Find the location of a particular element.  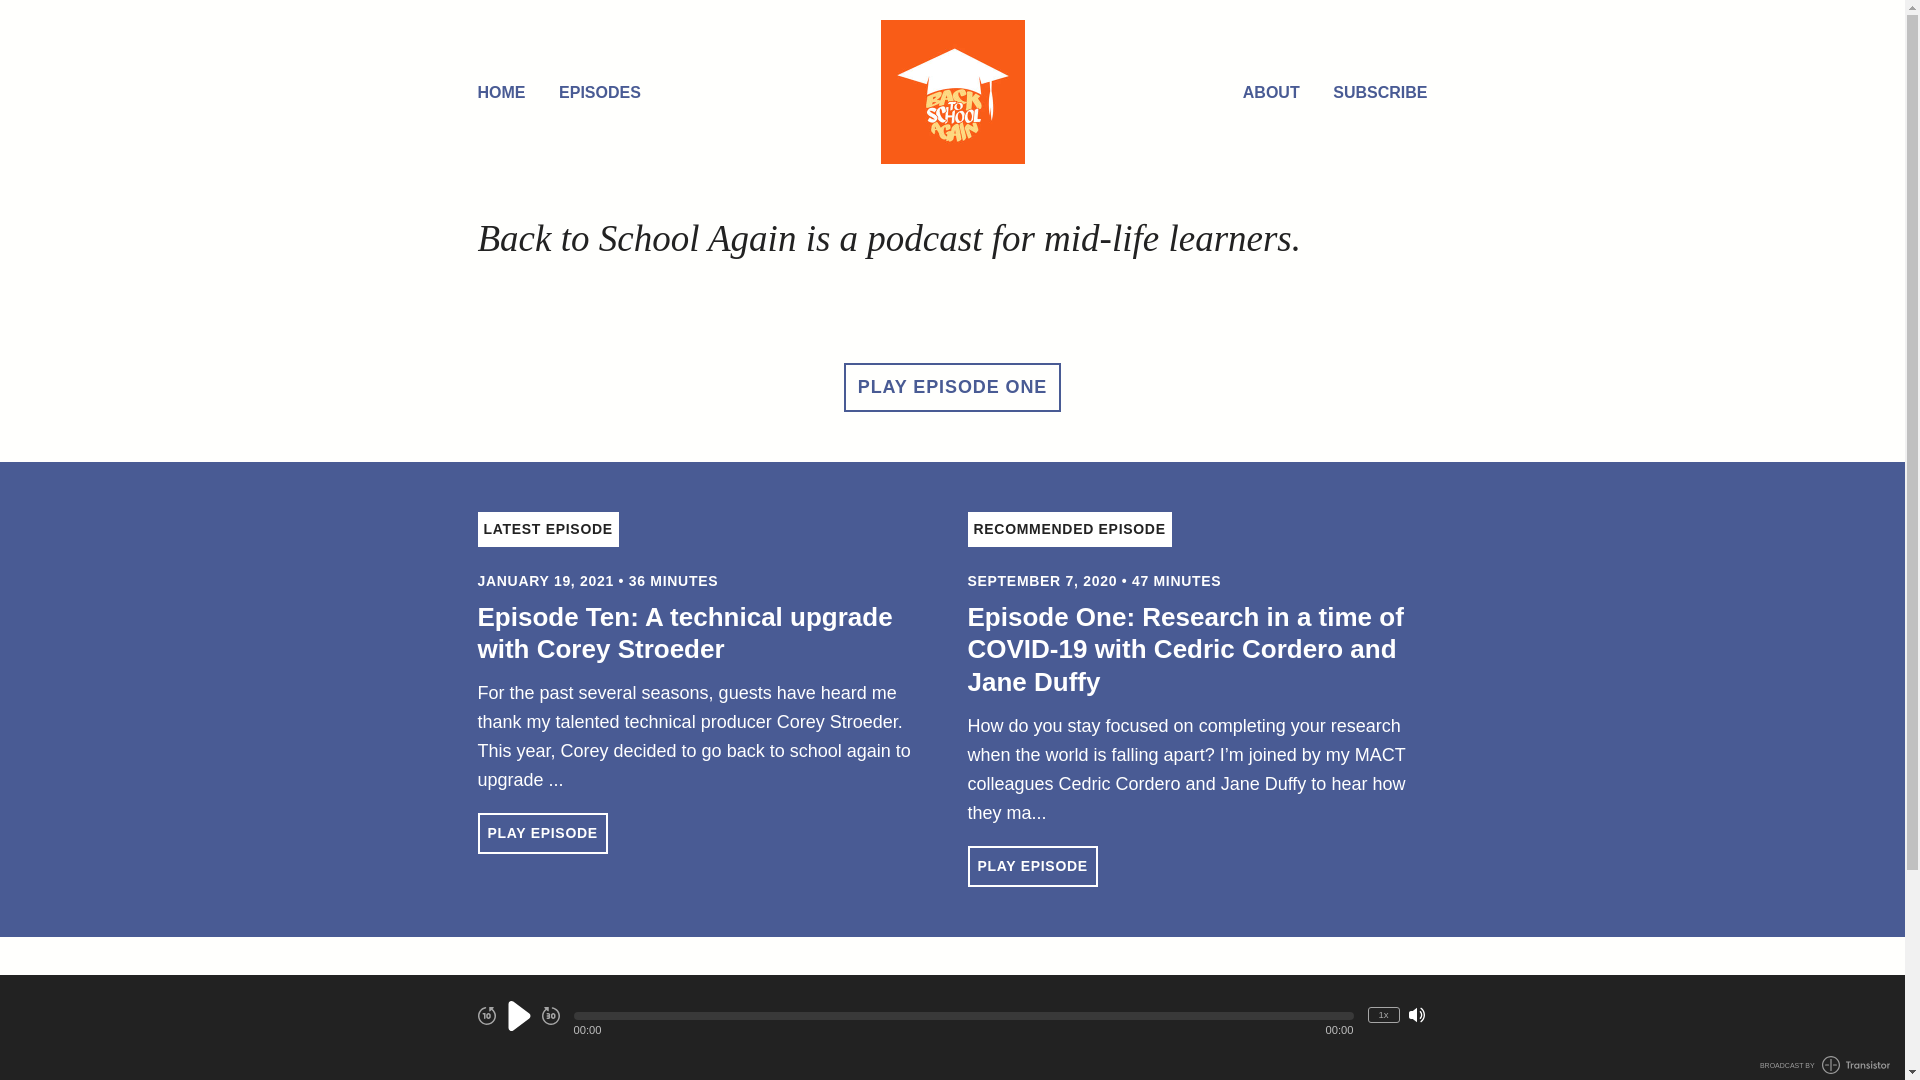

'Fast Forward 30 seconds' is located at coordinates (551, 1014).